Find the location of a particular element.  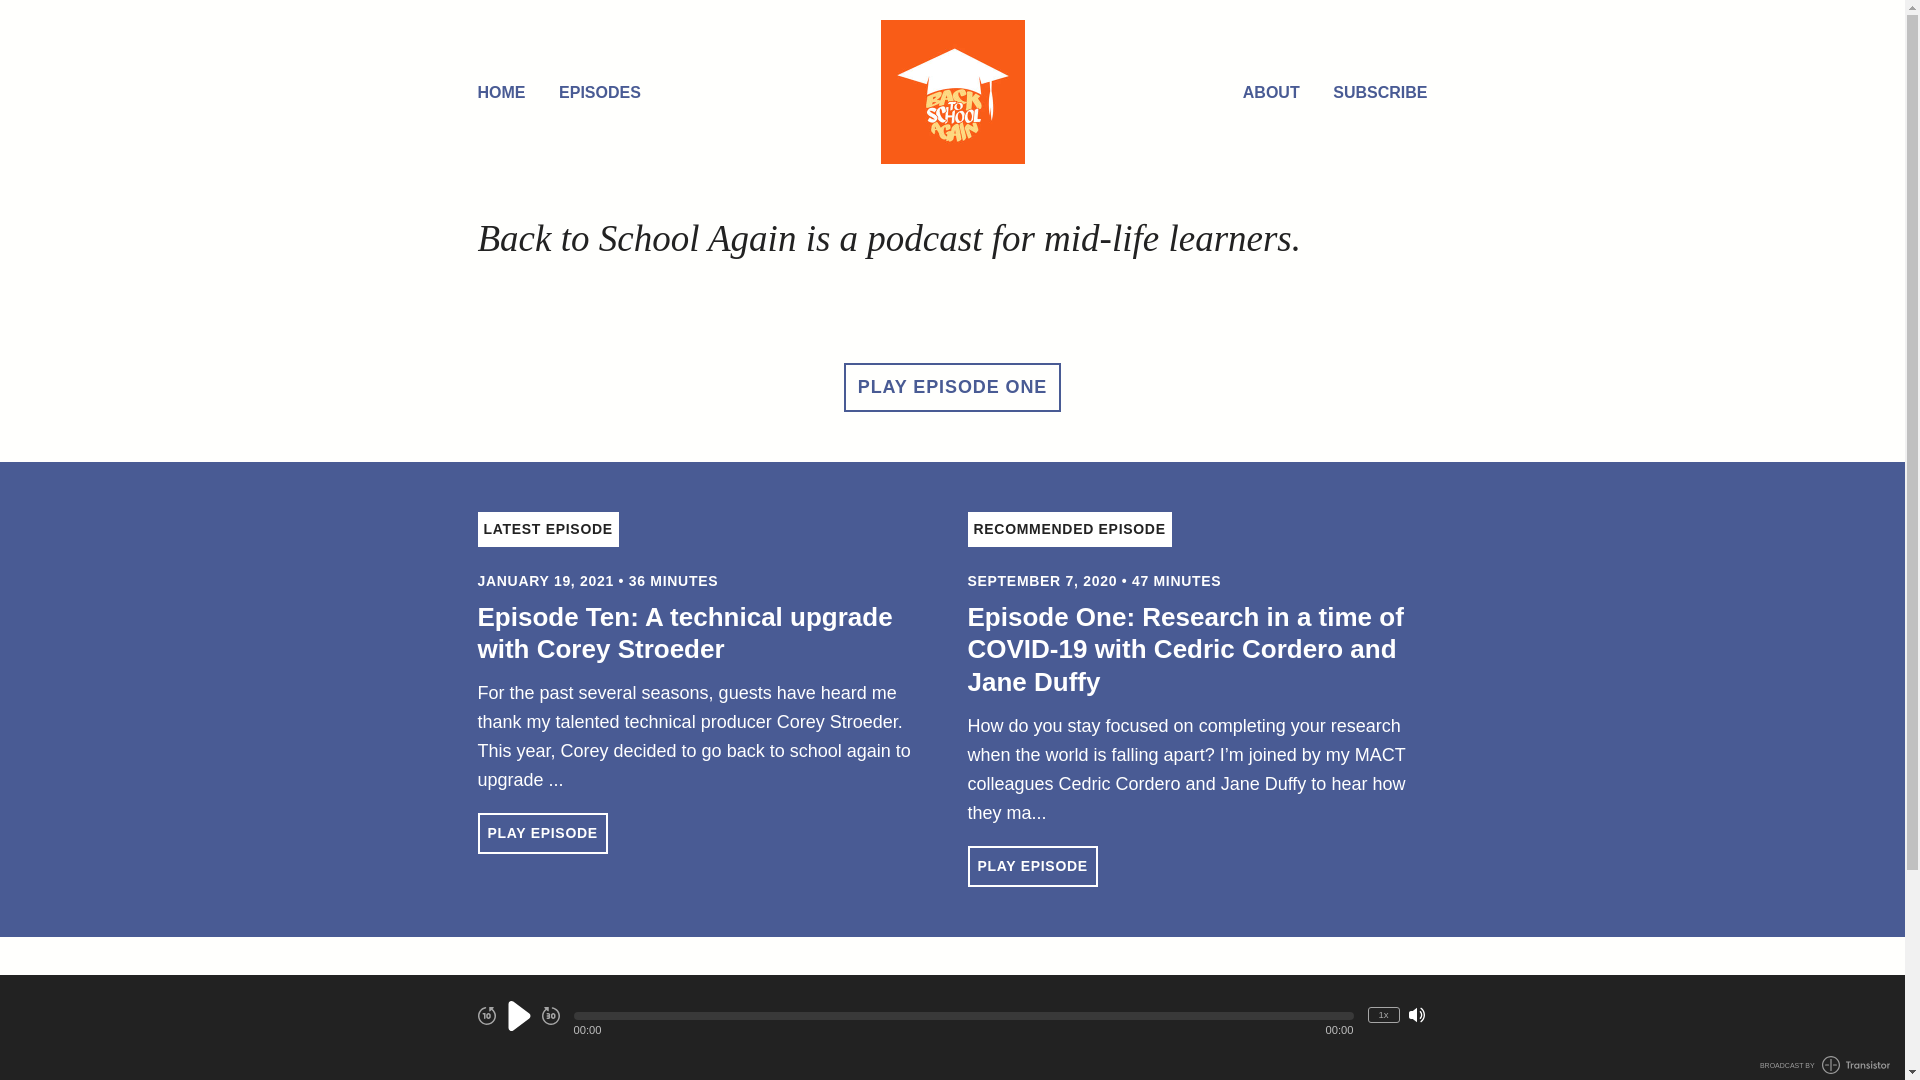

'Fast Forward 30 seconds' is located at coordinates (551, 1014).